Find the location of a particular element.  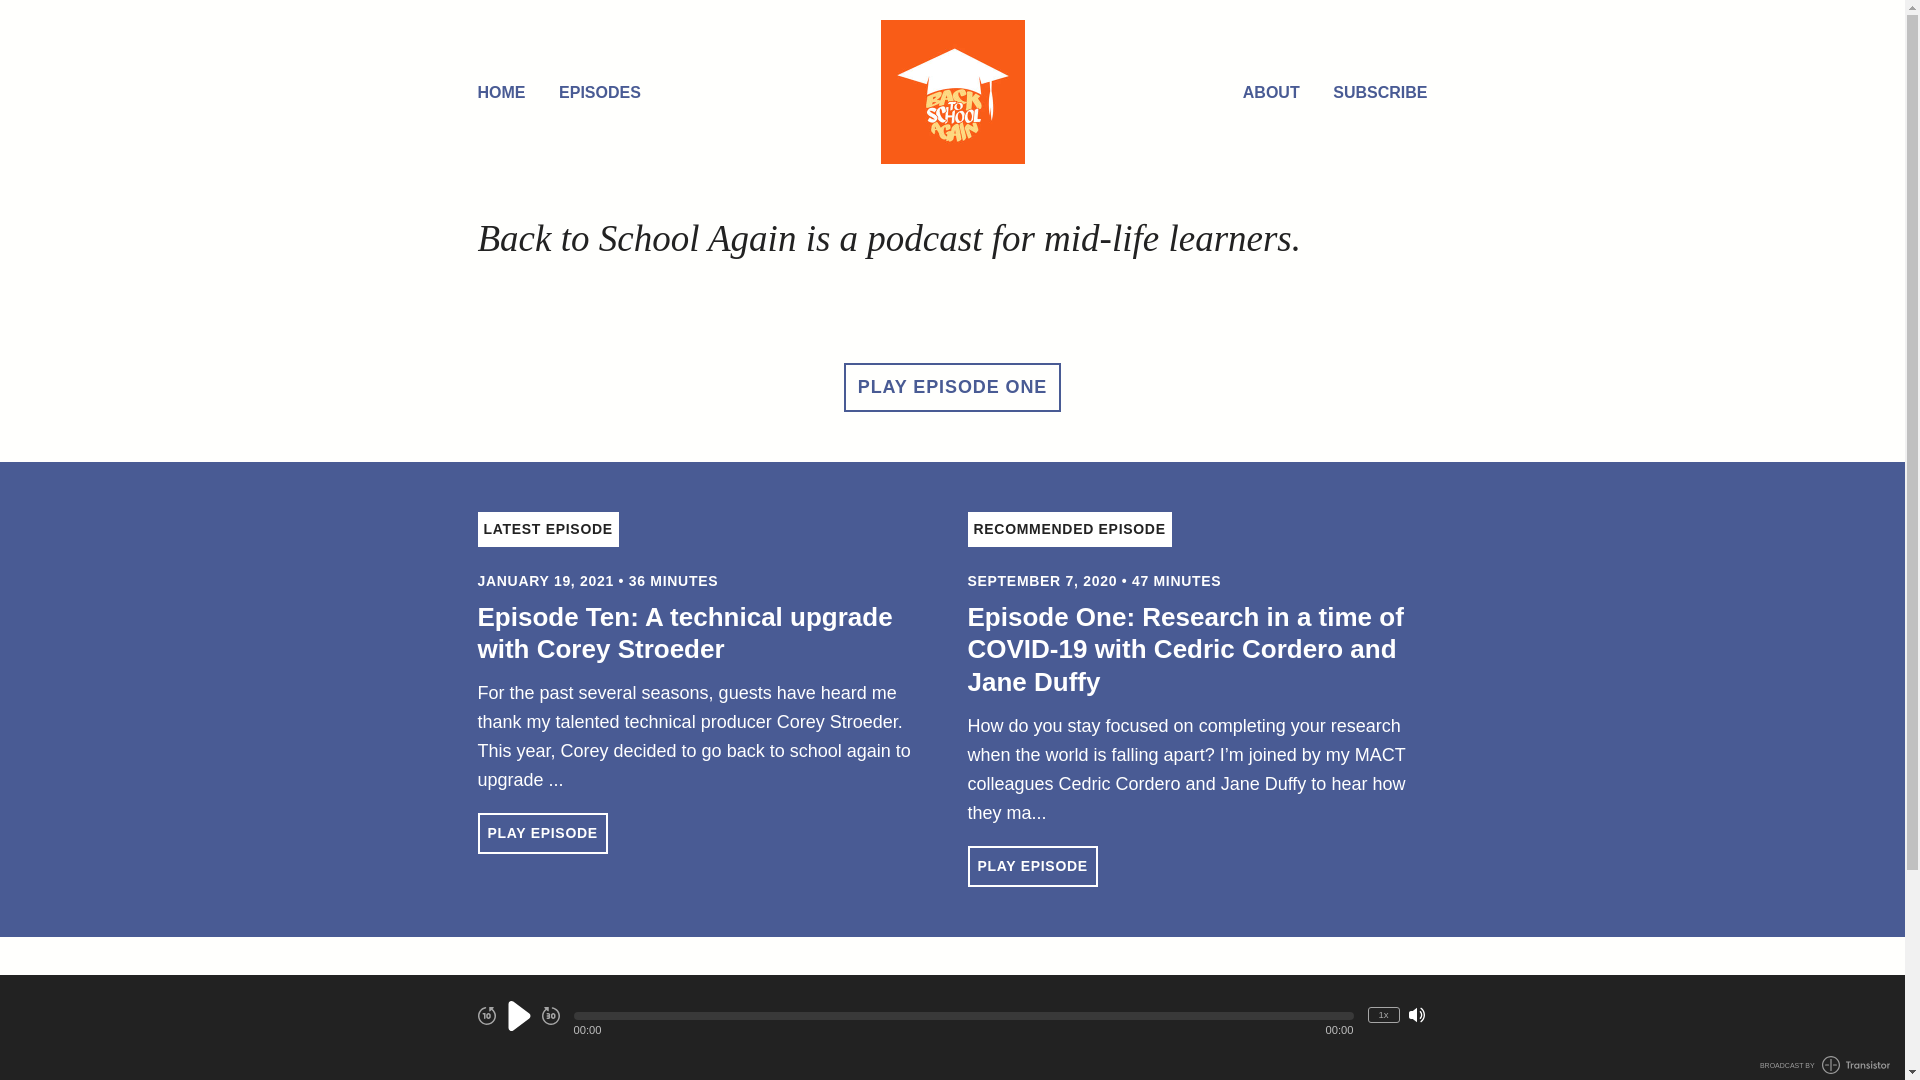

'Fast Forward 30 seconds' is located at coordinates (551, 1014).